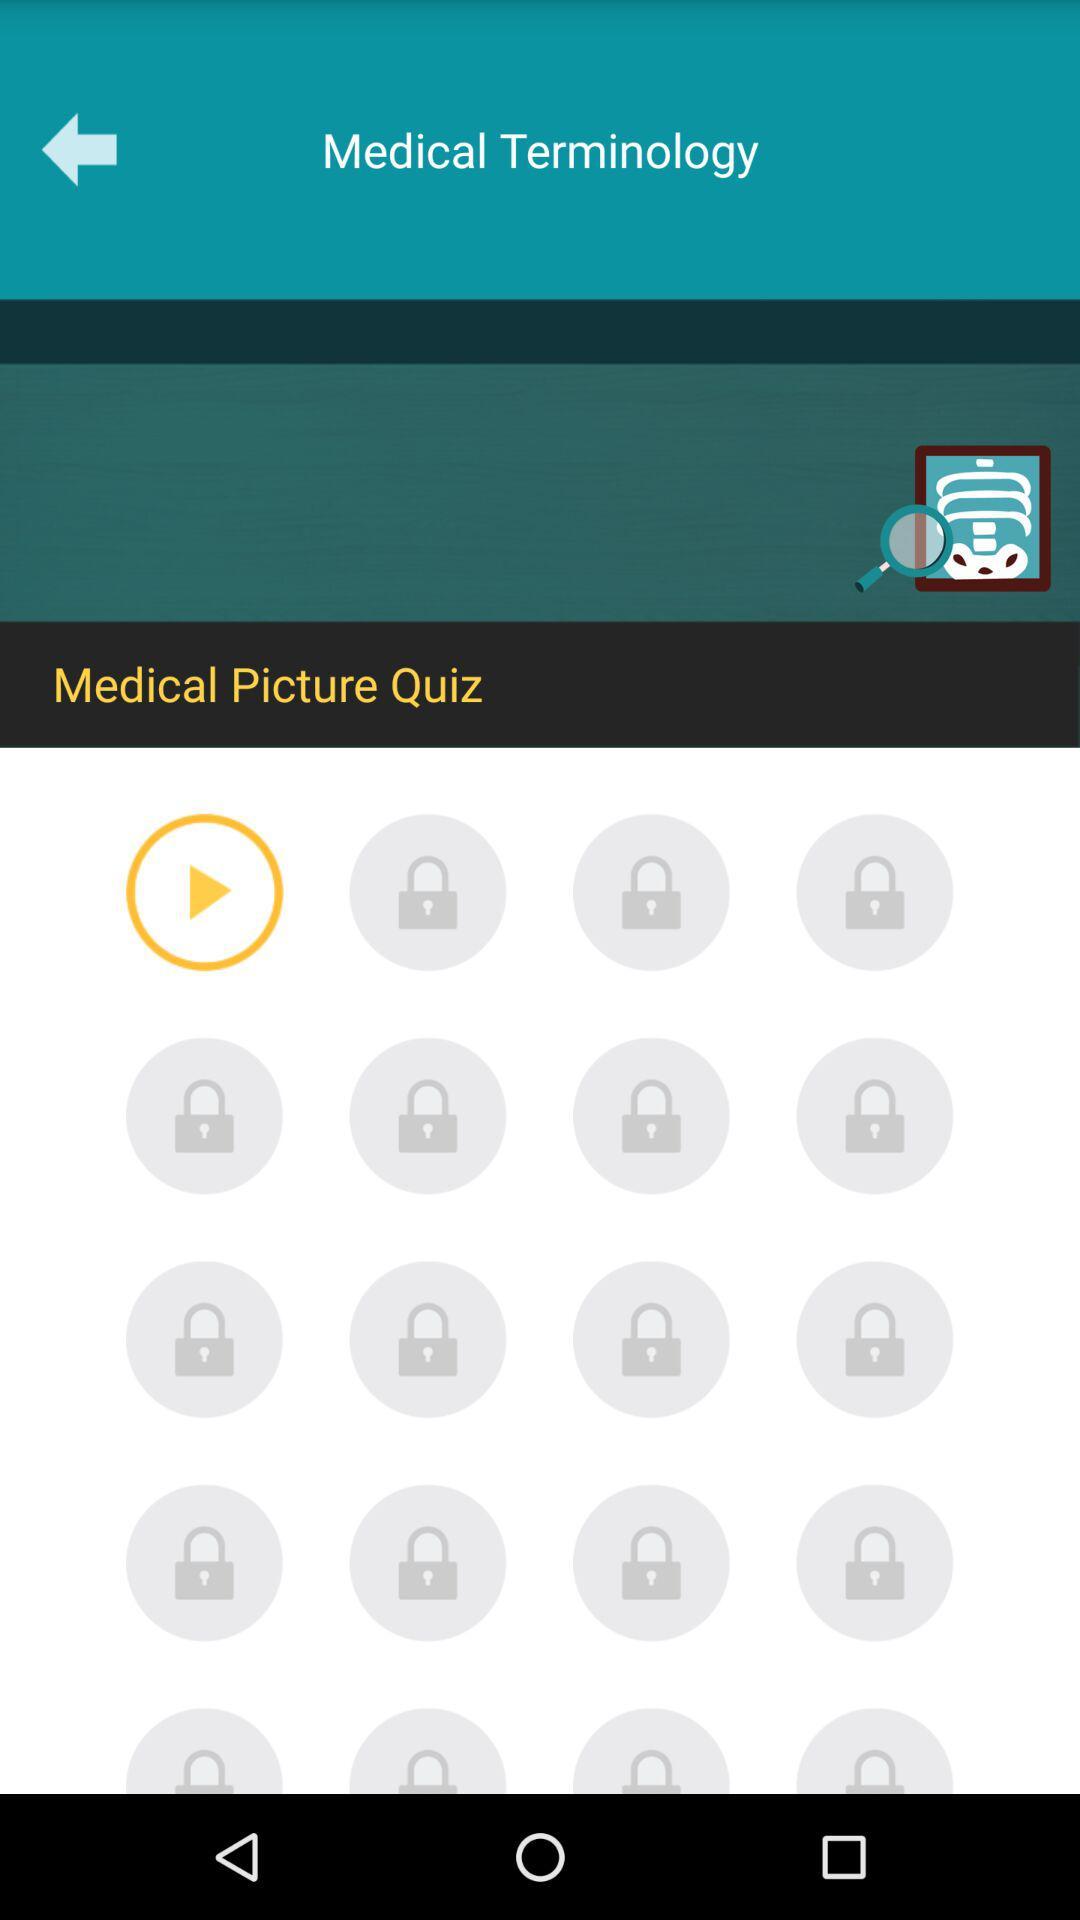  What do you see at coordinates (204, 1115) in the screenshot?
I see `search for` at bounding box center [204, 1115].